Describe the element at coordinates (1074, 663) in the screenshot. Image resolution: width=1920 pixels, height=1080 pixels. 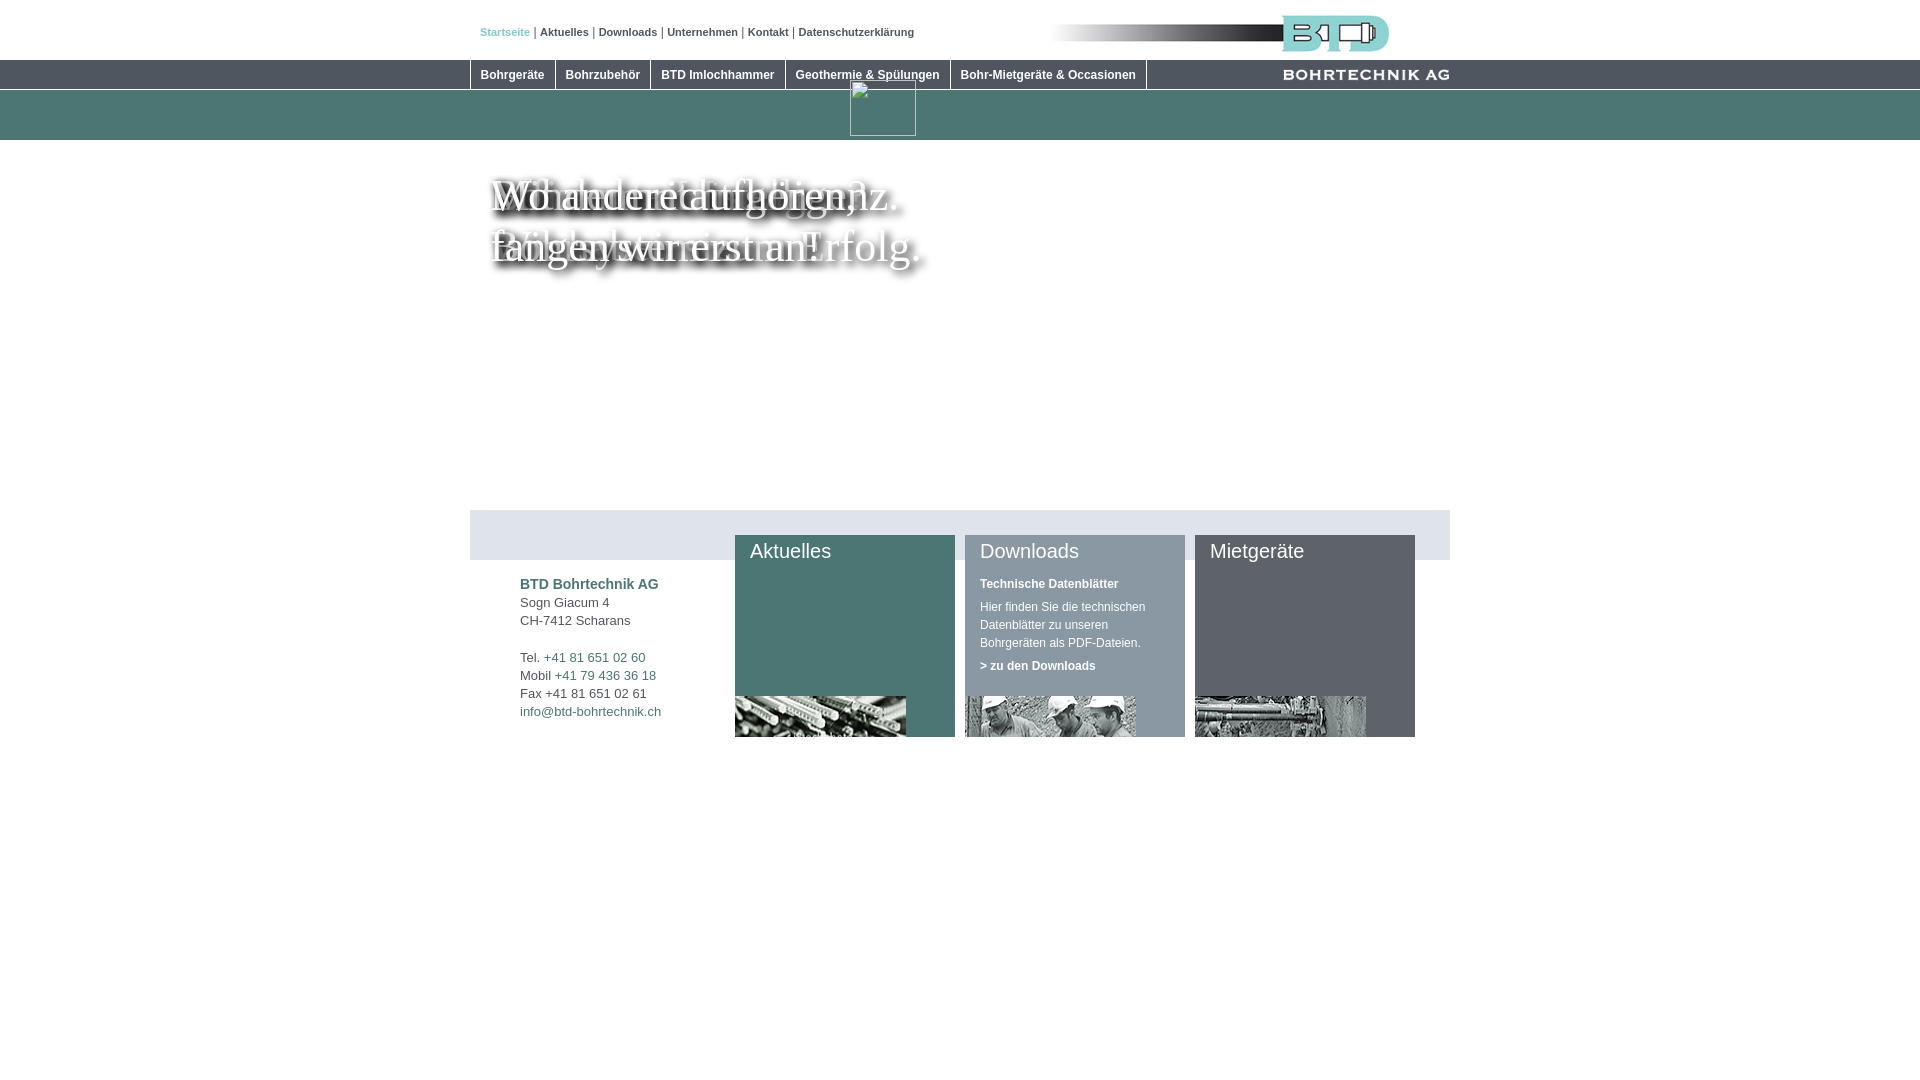
I see `'> zu den Downloads'` at that location.